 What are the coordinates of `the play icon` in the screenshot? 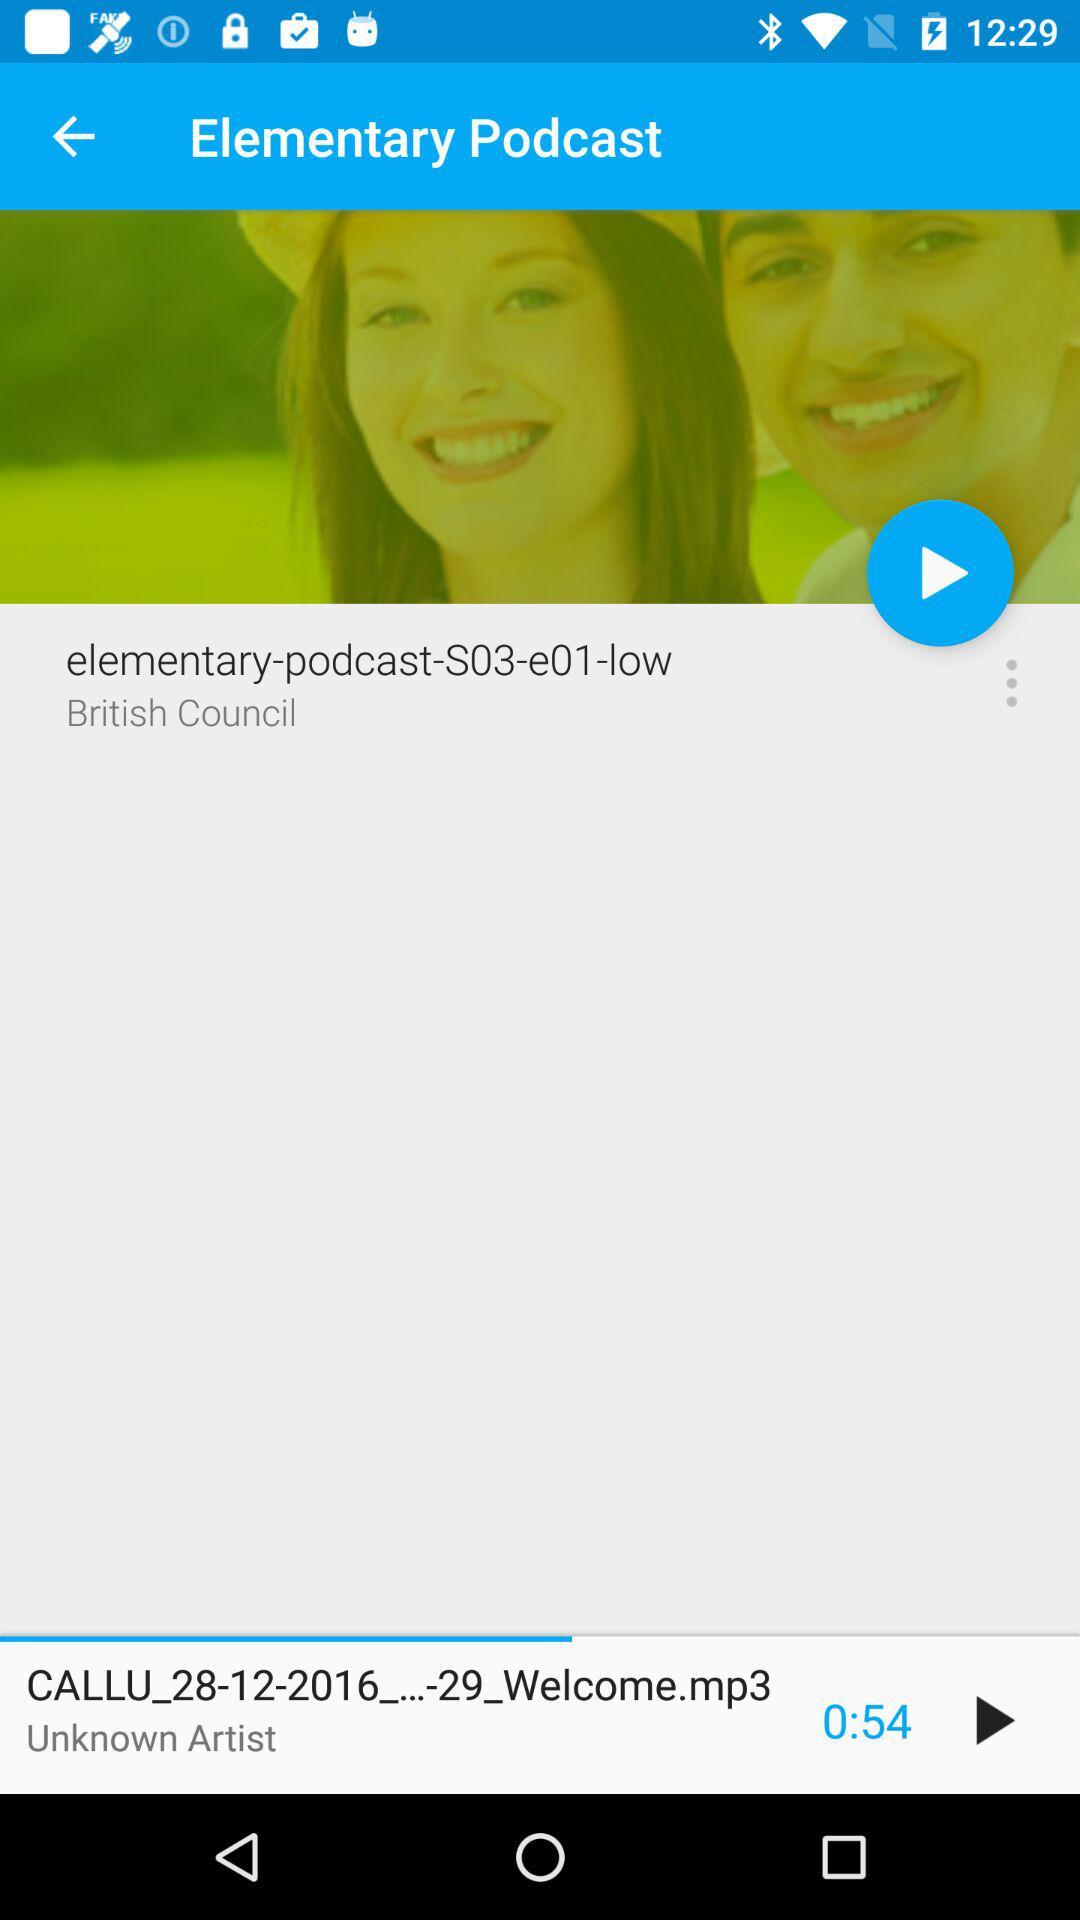 It's located at (995, 1719).